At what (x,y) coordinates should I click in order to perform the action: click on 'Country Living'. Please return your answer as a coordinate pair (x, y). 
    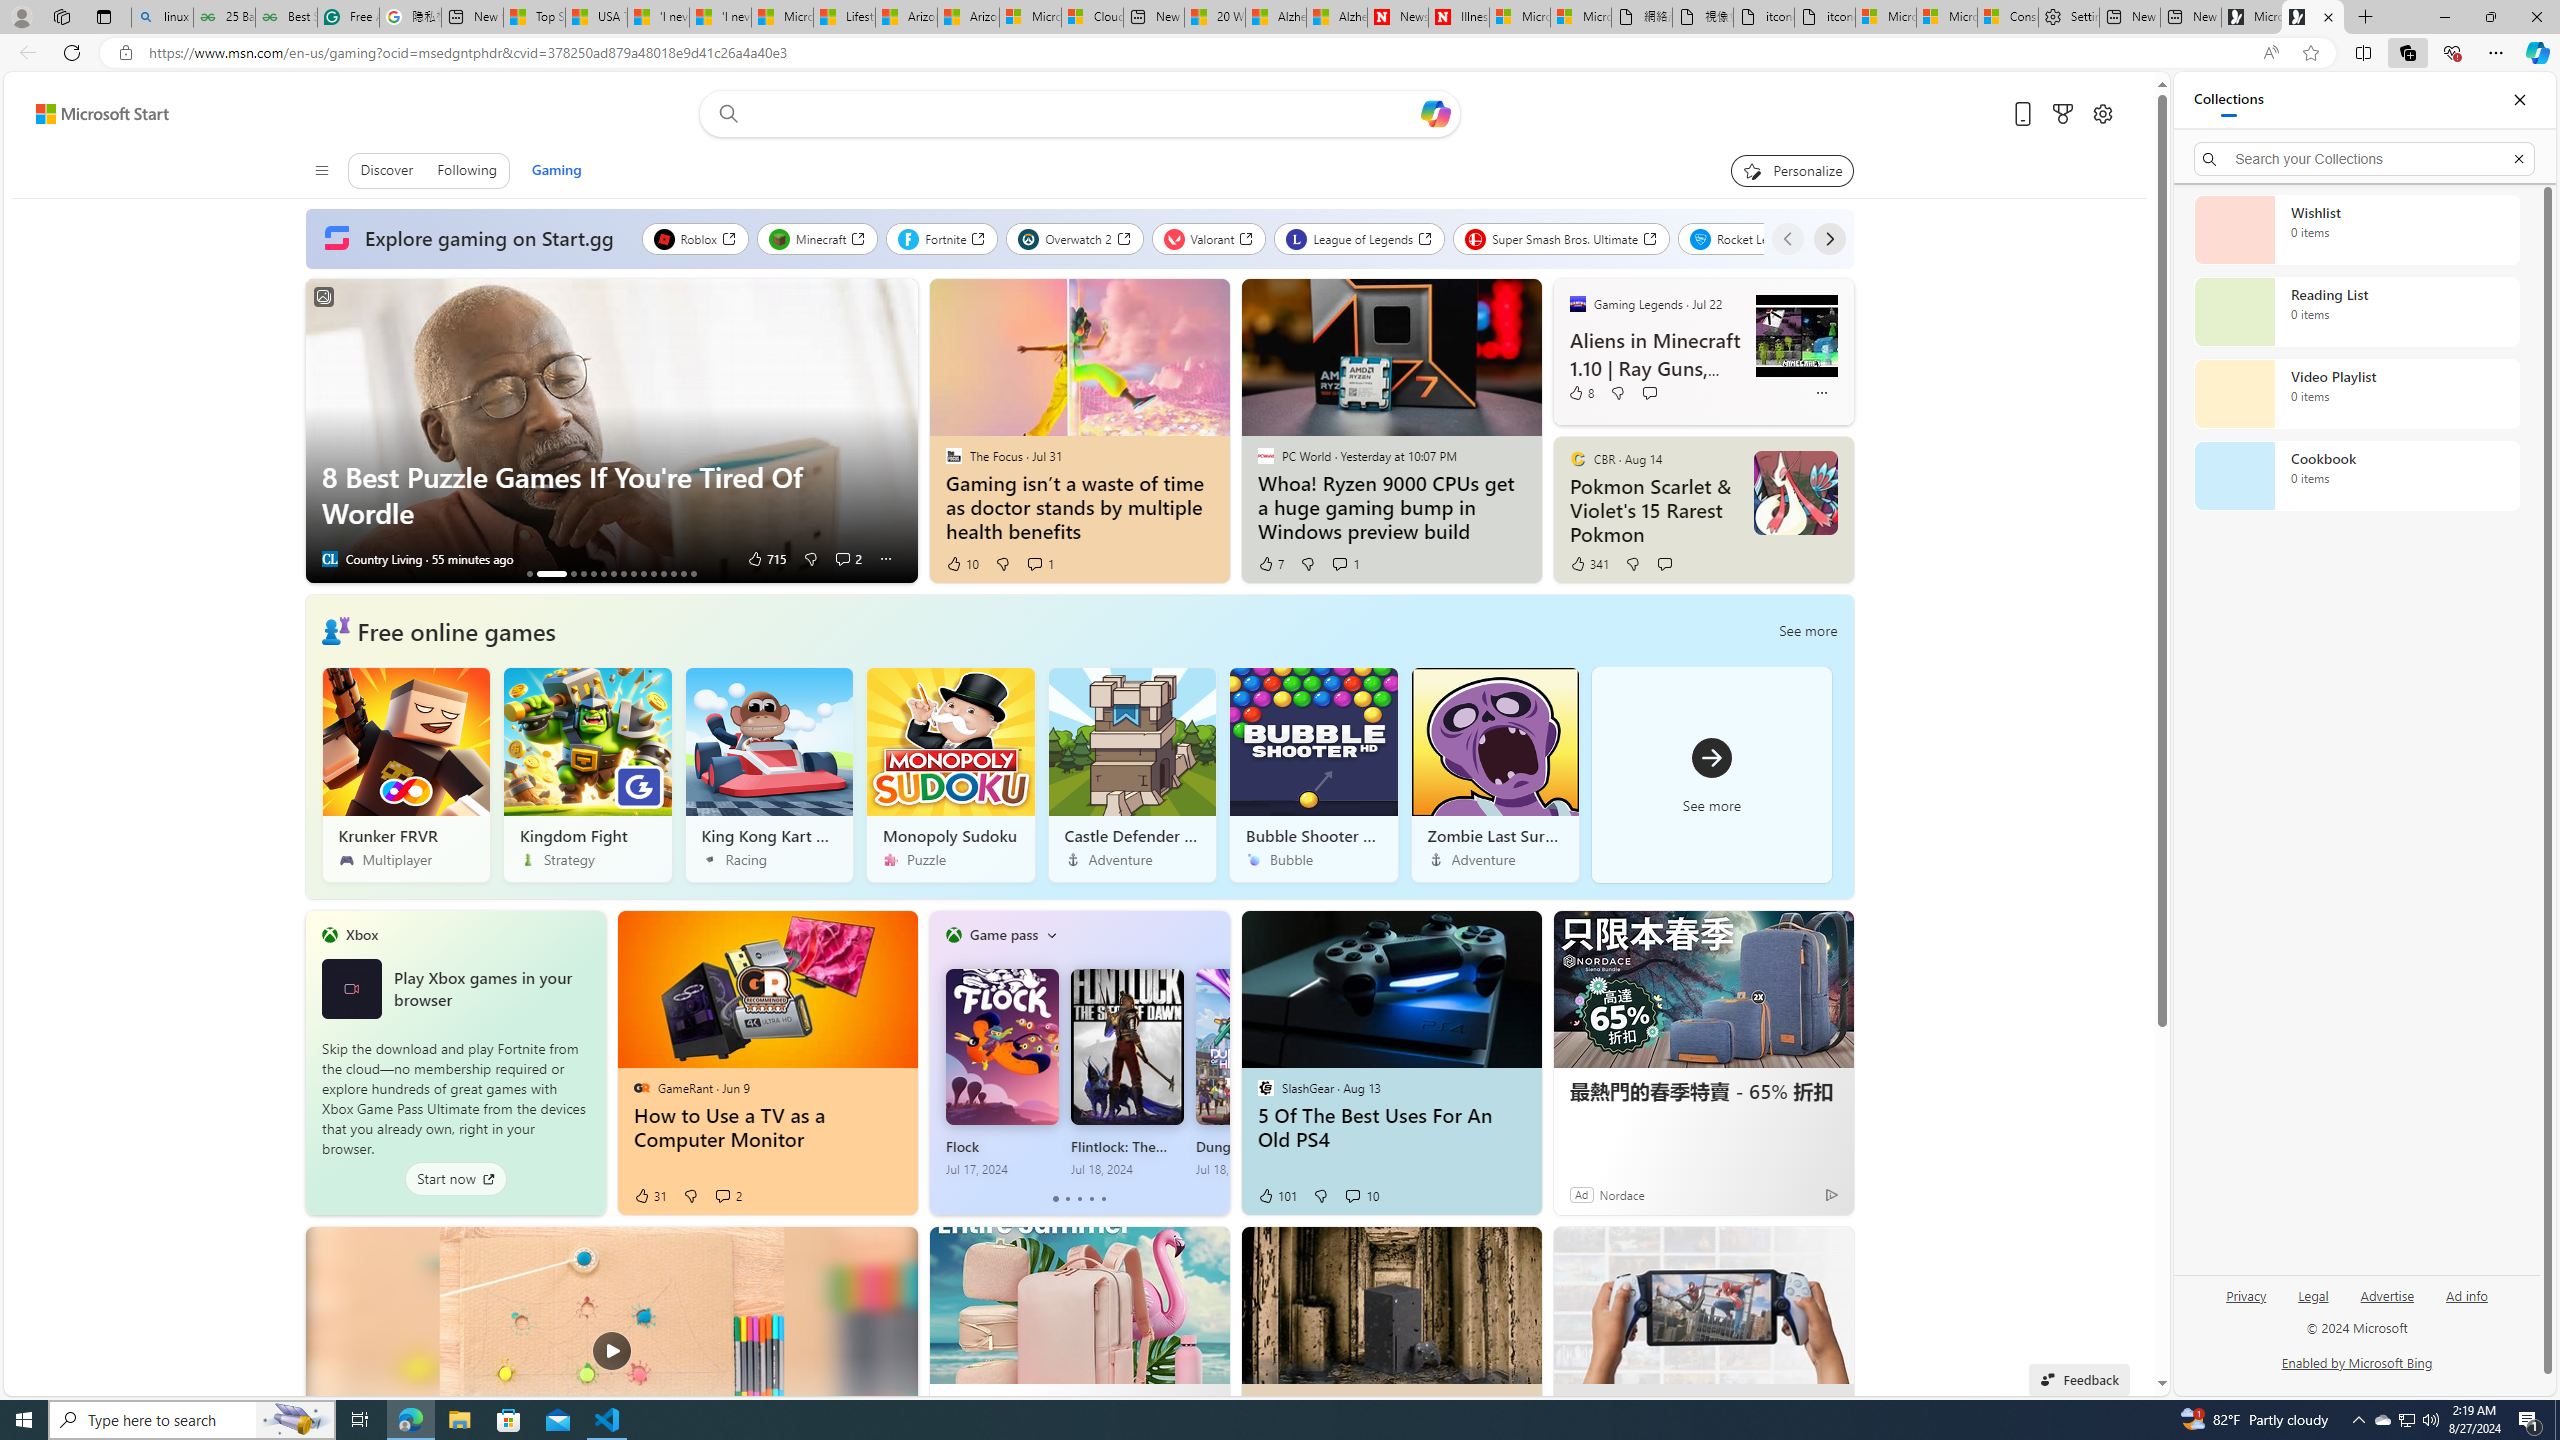
    Looking at the image, I should click on (327, 559).